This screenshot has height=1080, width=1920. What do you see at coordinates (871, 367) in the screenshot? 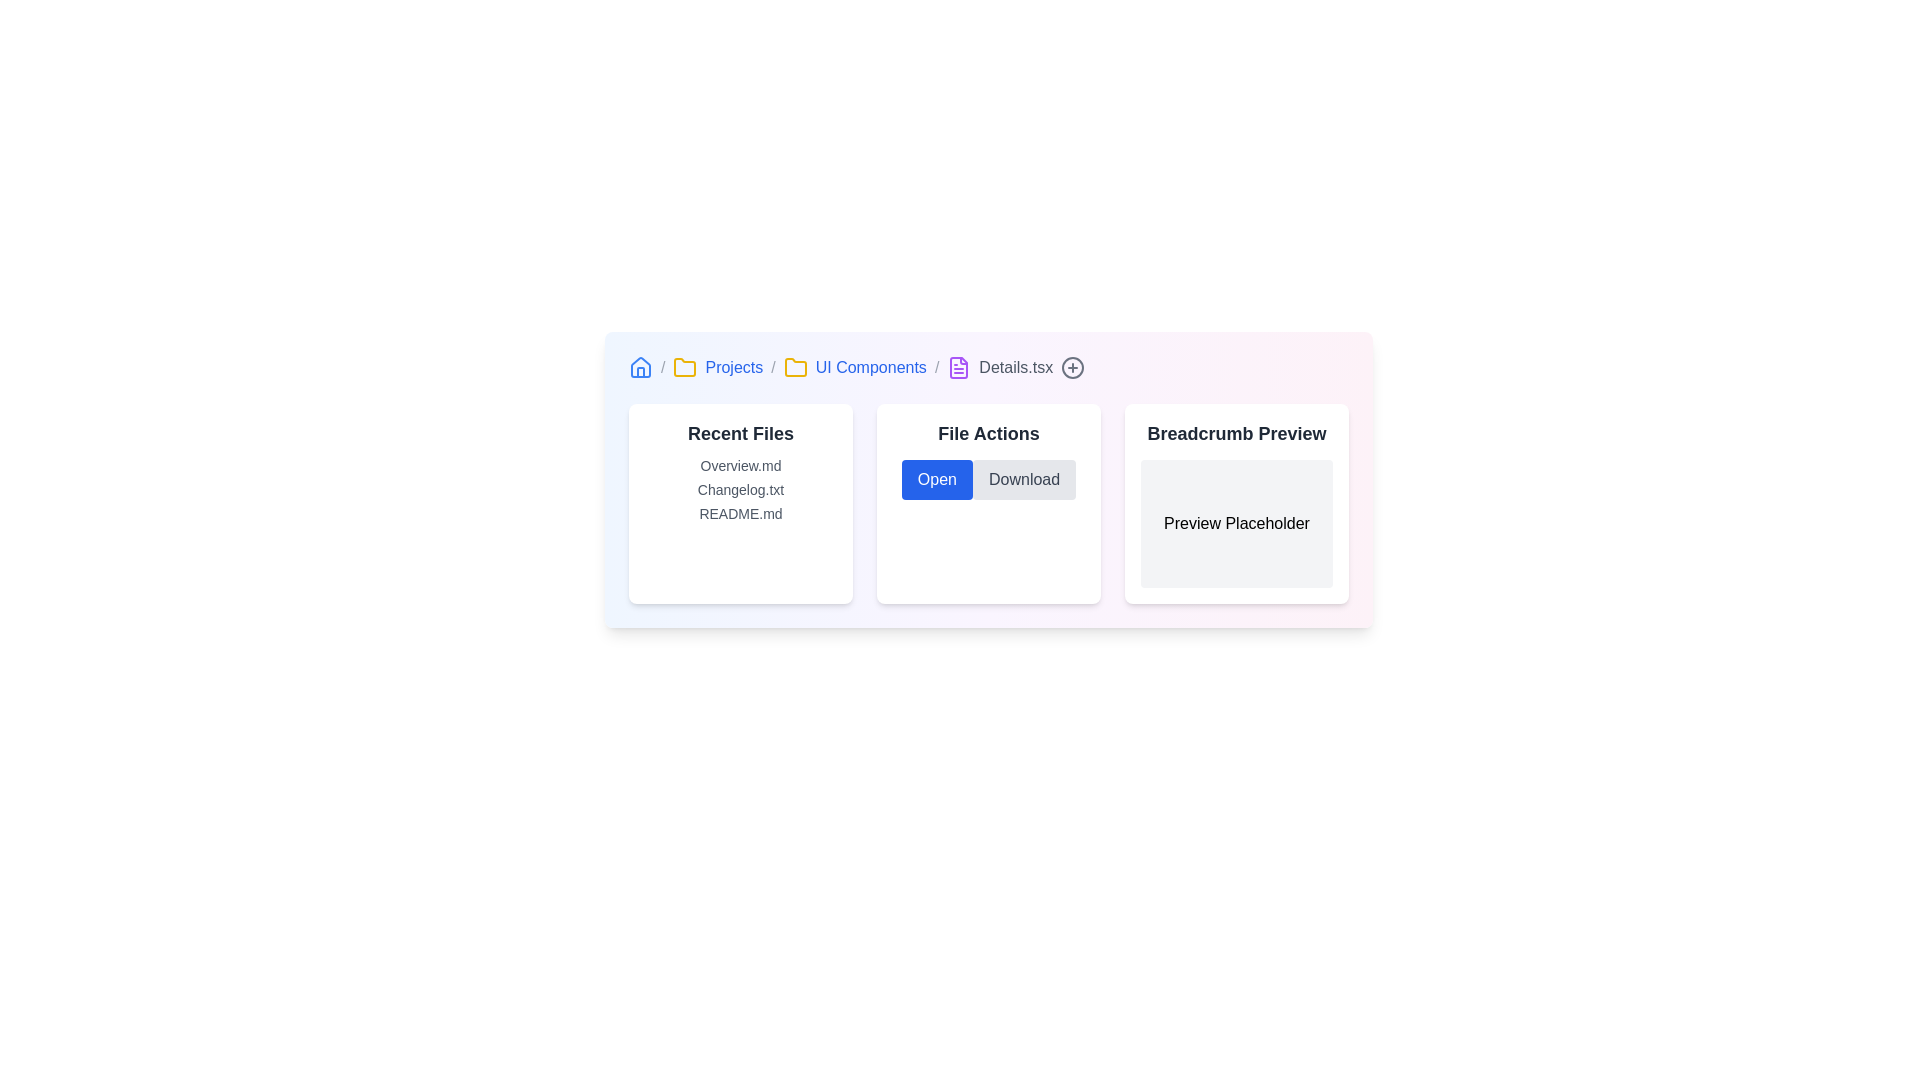
I see `the third clickable hyperlink in the breadcrumb navigation bar that likely redirects to the 'UI Components' section to potentially see additional information such as a tooltip` at bounding box center [871, 367].